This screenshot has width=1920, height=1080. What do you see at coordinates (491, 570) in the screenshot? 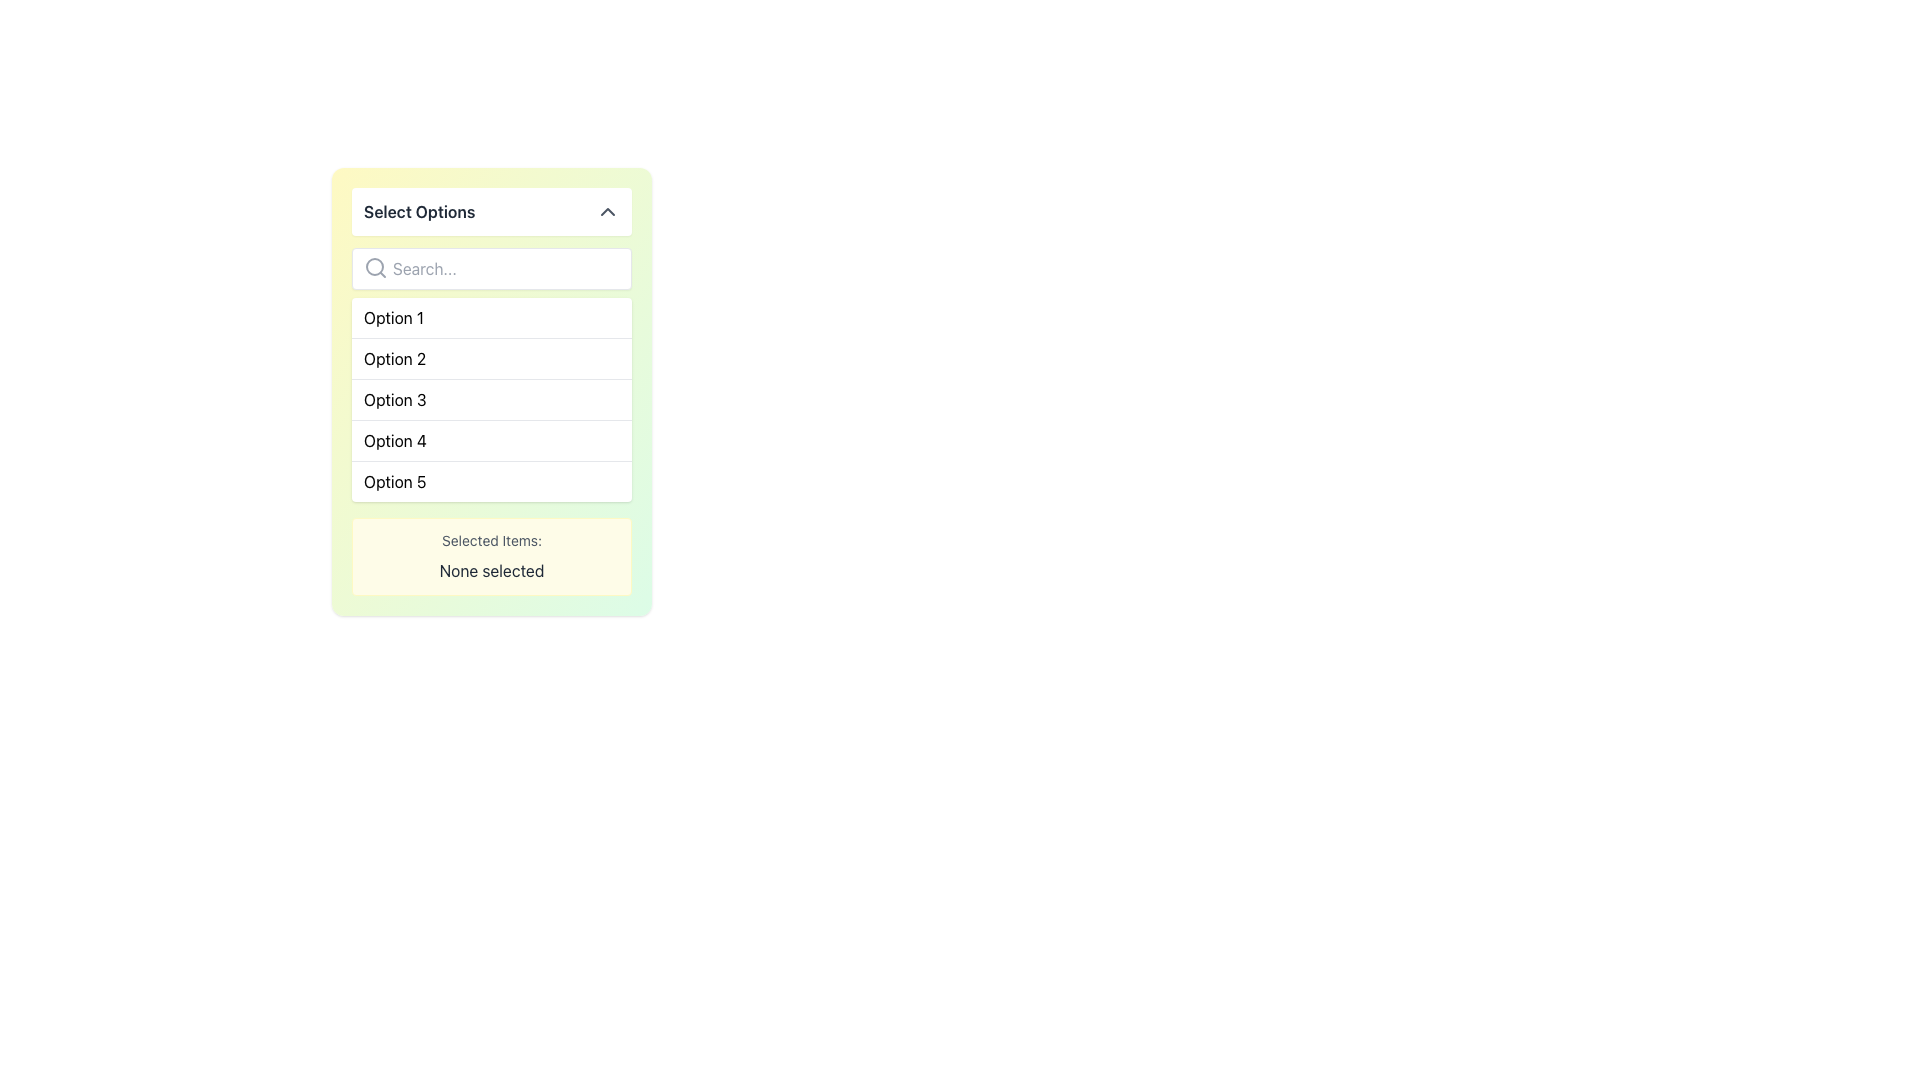
I see `the text label displaying 'None selected', which is located below the 'Selected Items:' label and has a bold, dark gray font on a yellow background` at bounding box center [491, 570].